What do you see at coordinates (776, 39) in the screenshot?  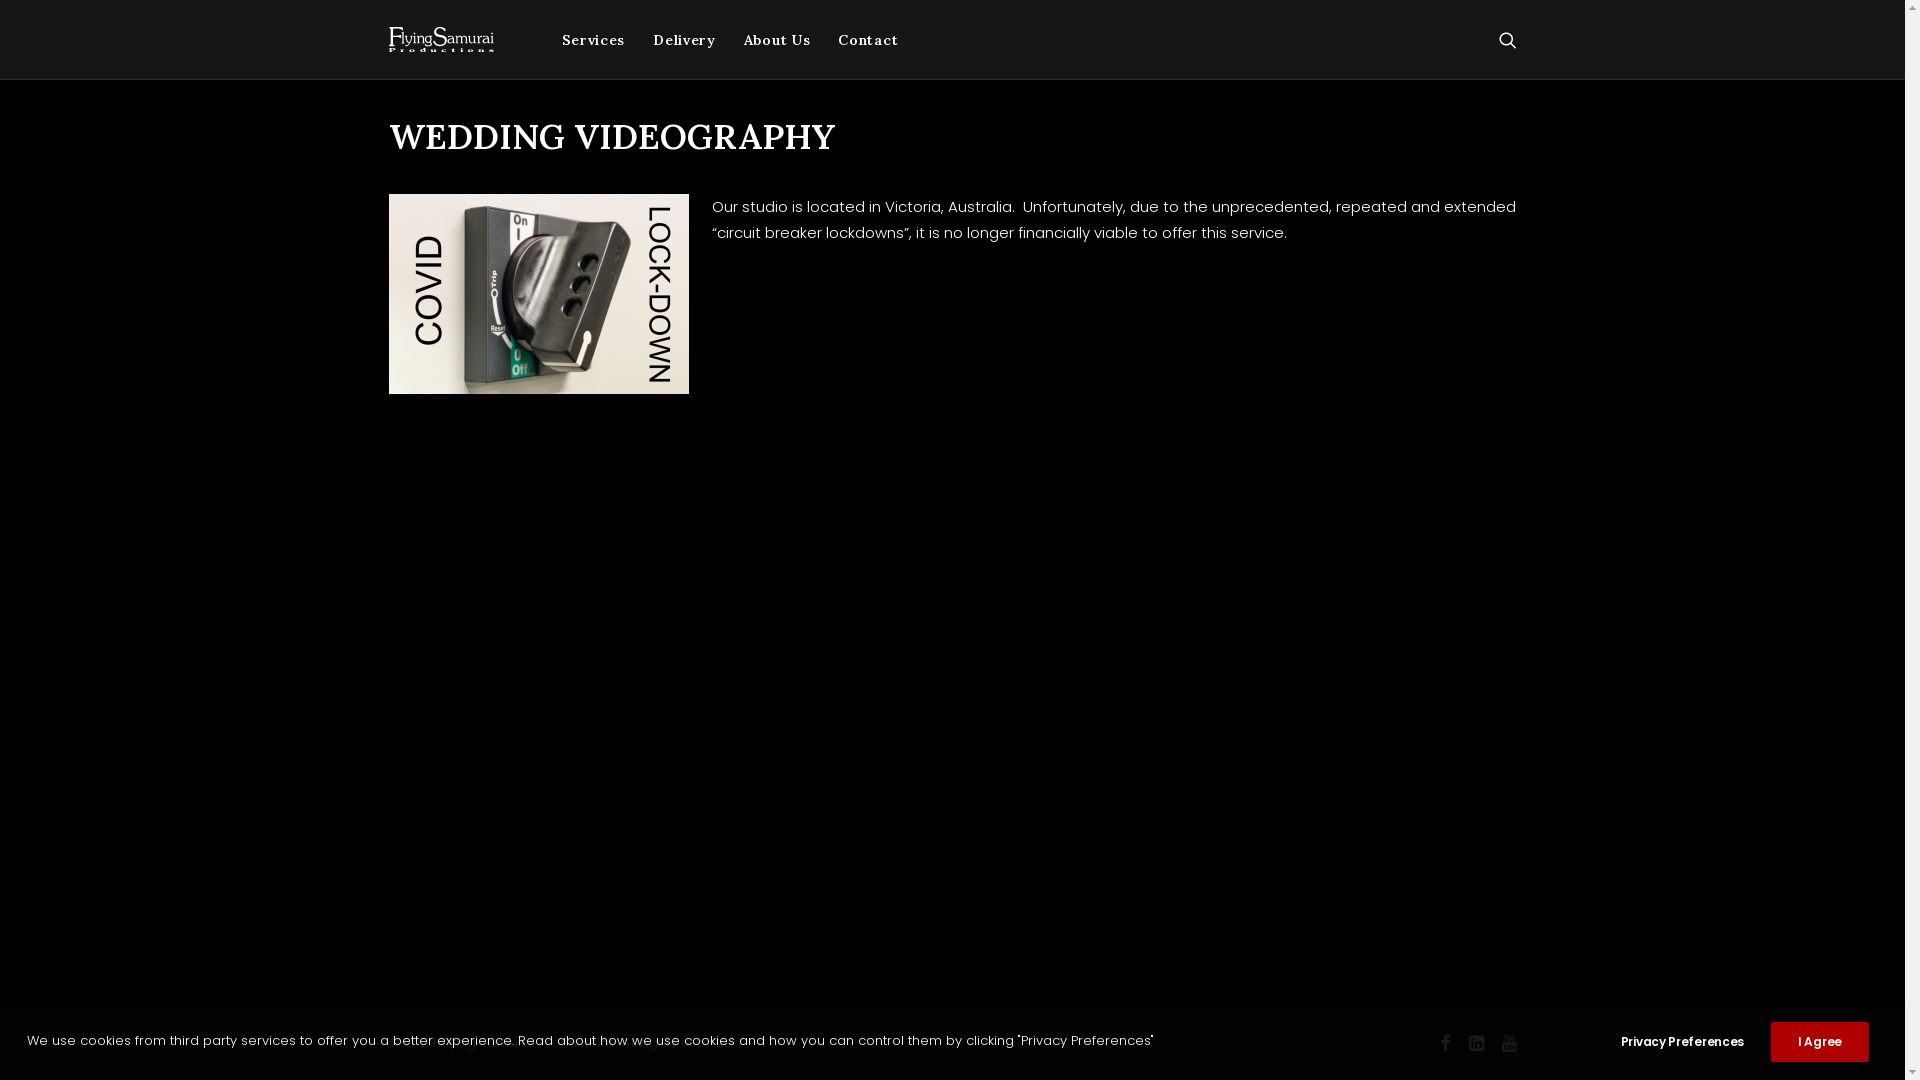 I see `'About Us'` at bounding box center [776, 39].